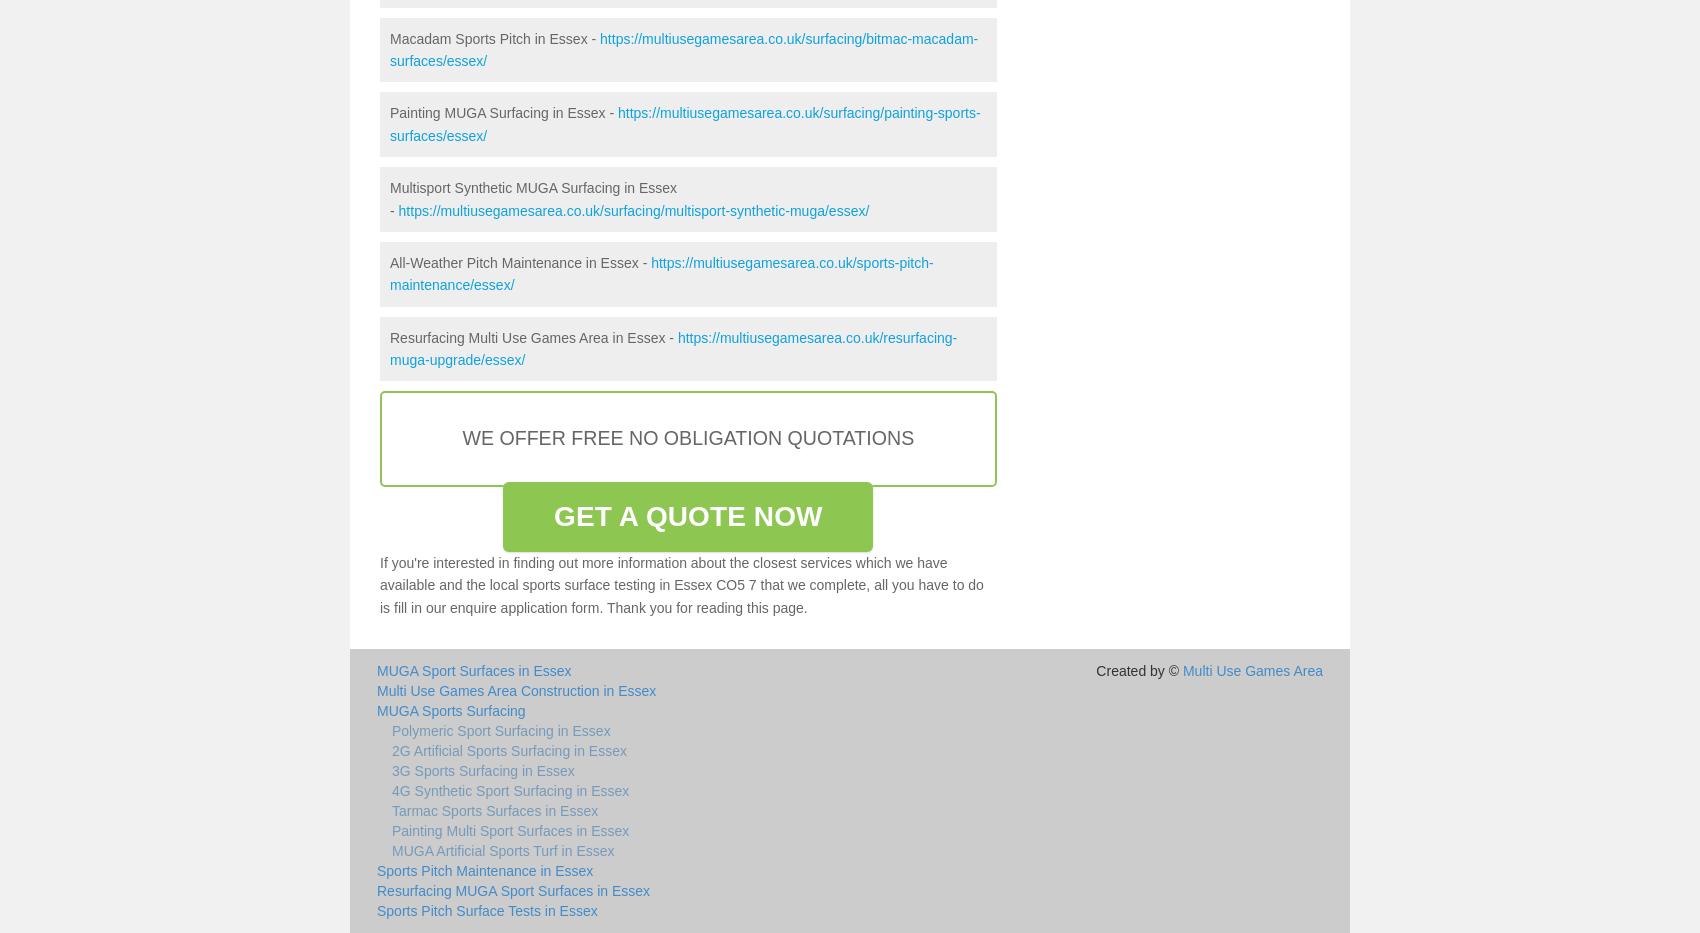 The image size is (1700, 933). Describe the element at coordinates (495, 36) in the screenshot. I see `'Macadam Sports Pitch in Essex -'` at that location.